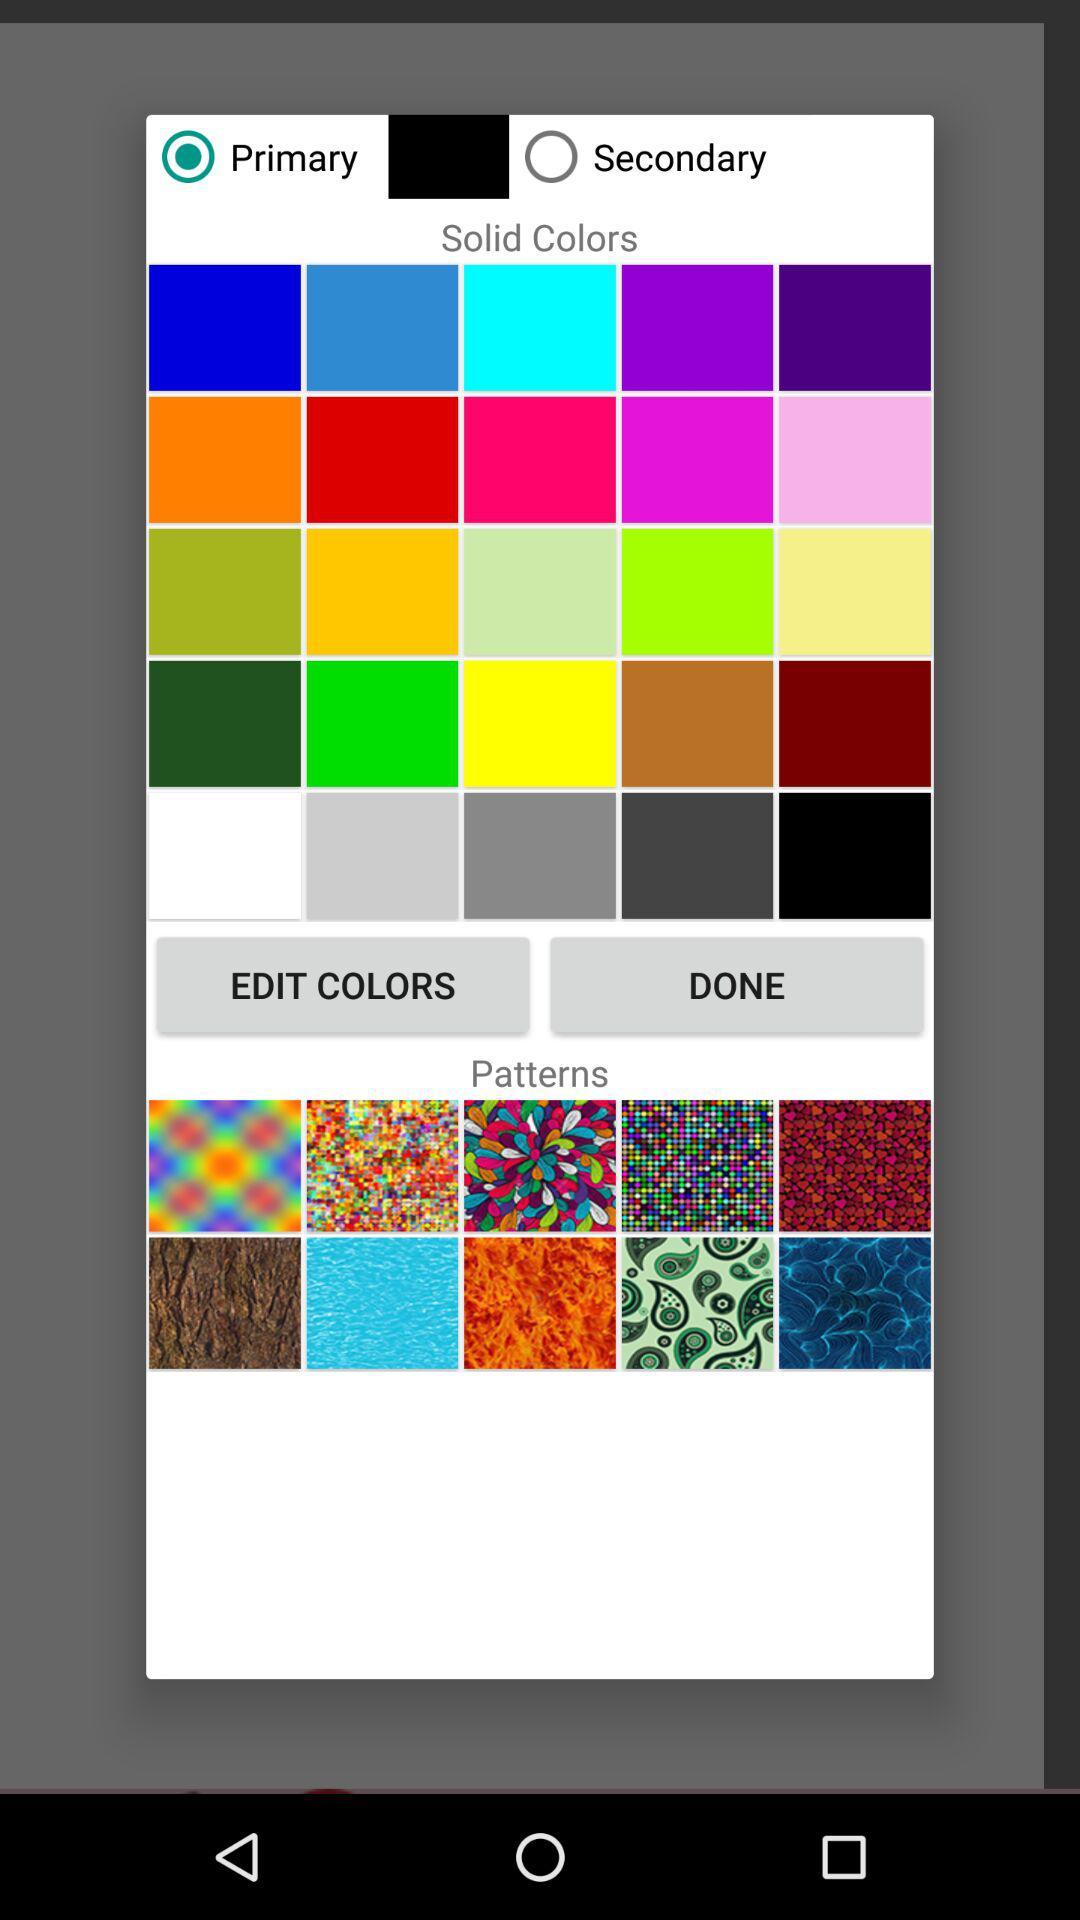 Image resolution: width=1080 pixels, height=1920 pixels. What do you see at coordinates (855, 327) in the screenshot?
I see `color purple` at bounding box center [855, 327].